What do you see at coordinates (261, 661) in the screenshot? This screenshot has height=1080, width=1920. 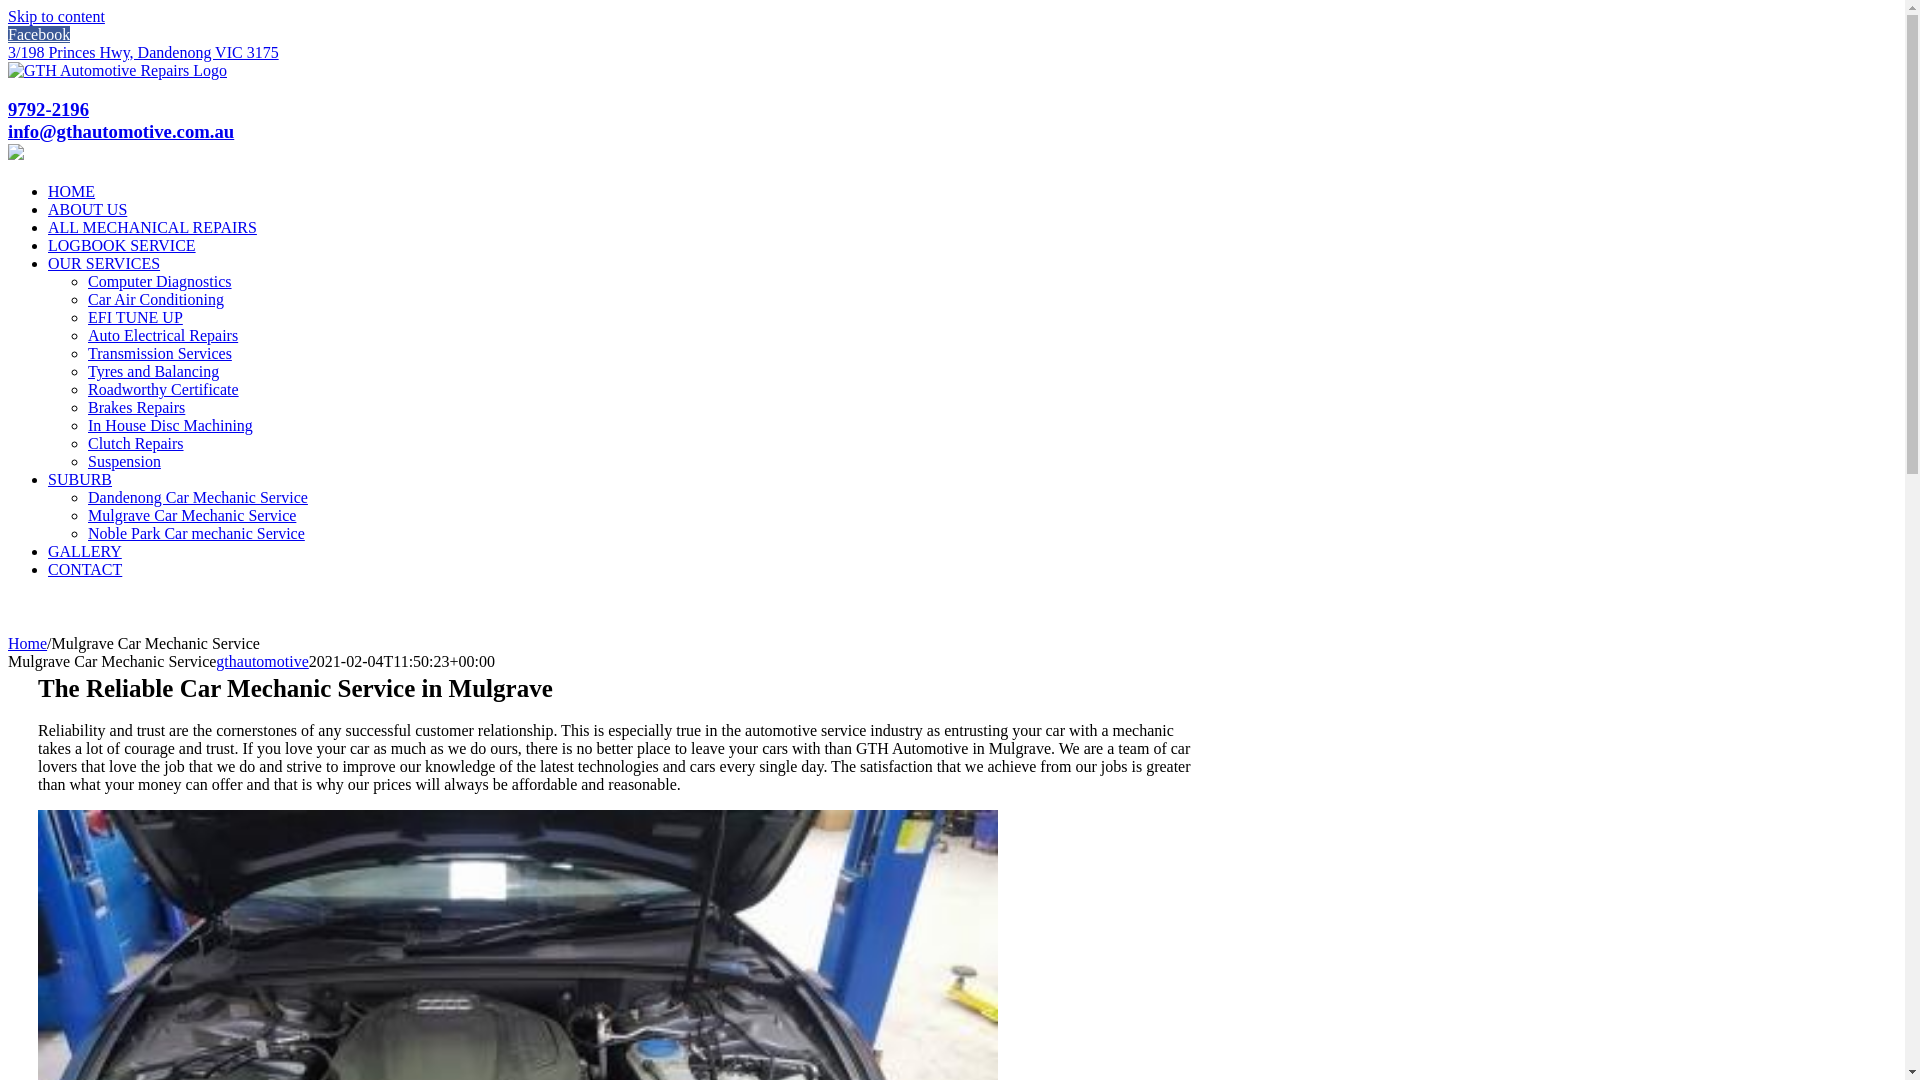 I see `'gthautomotive'` at bounding box center [261, 661].